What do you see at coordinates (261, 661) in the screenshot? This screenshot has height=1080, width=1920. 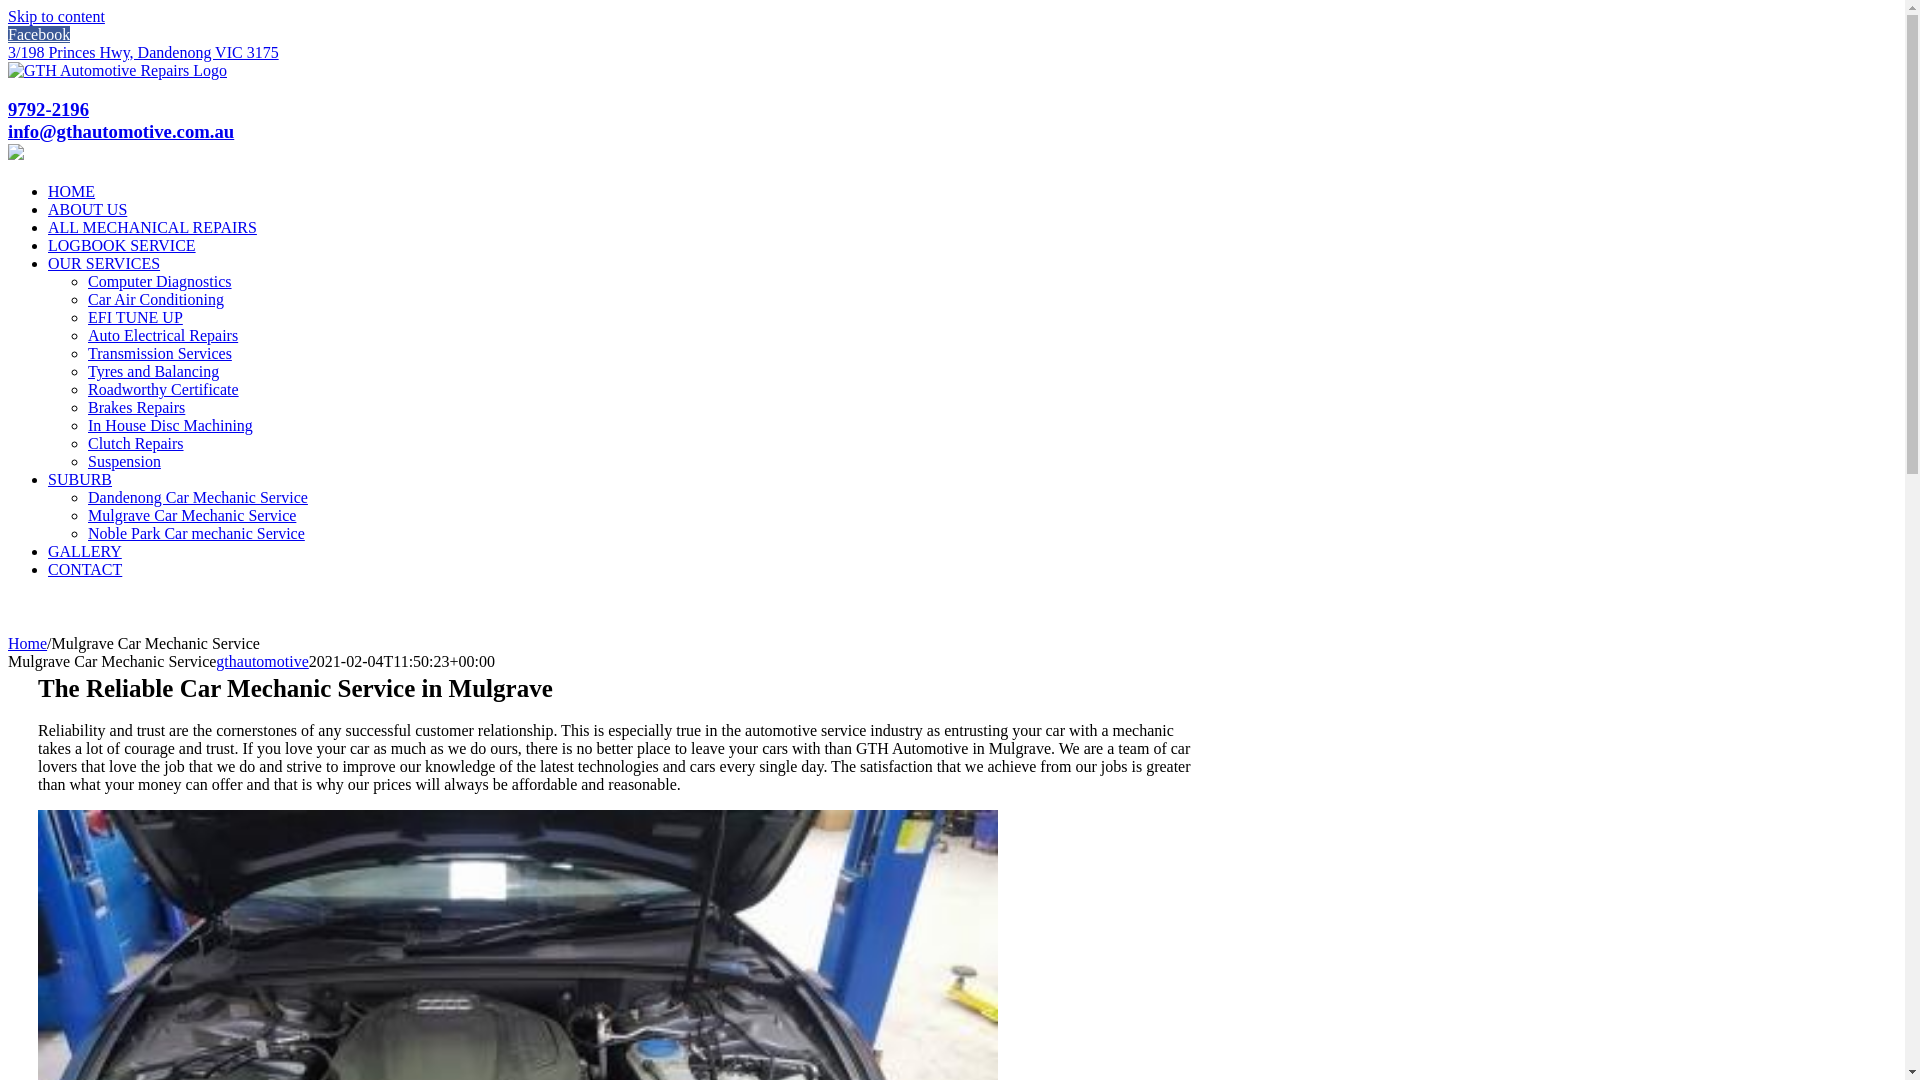 I see `'gthautomotive'` at bounding box center [261, 661].